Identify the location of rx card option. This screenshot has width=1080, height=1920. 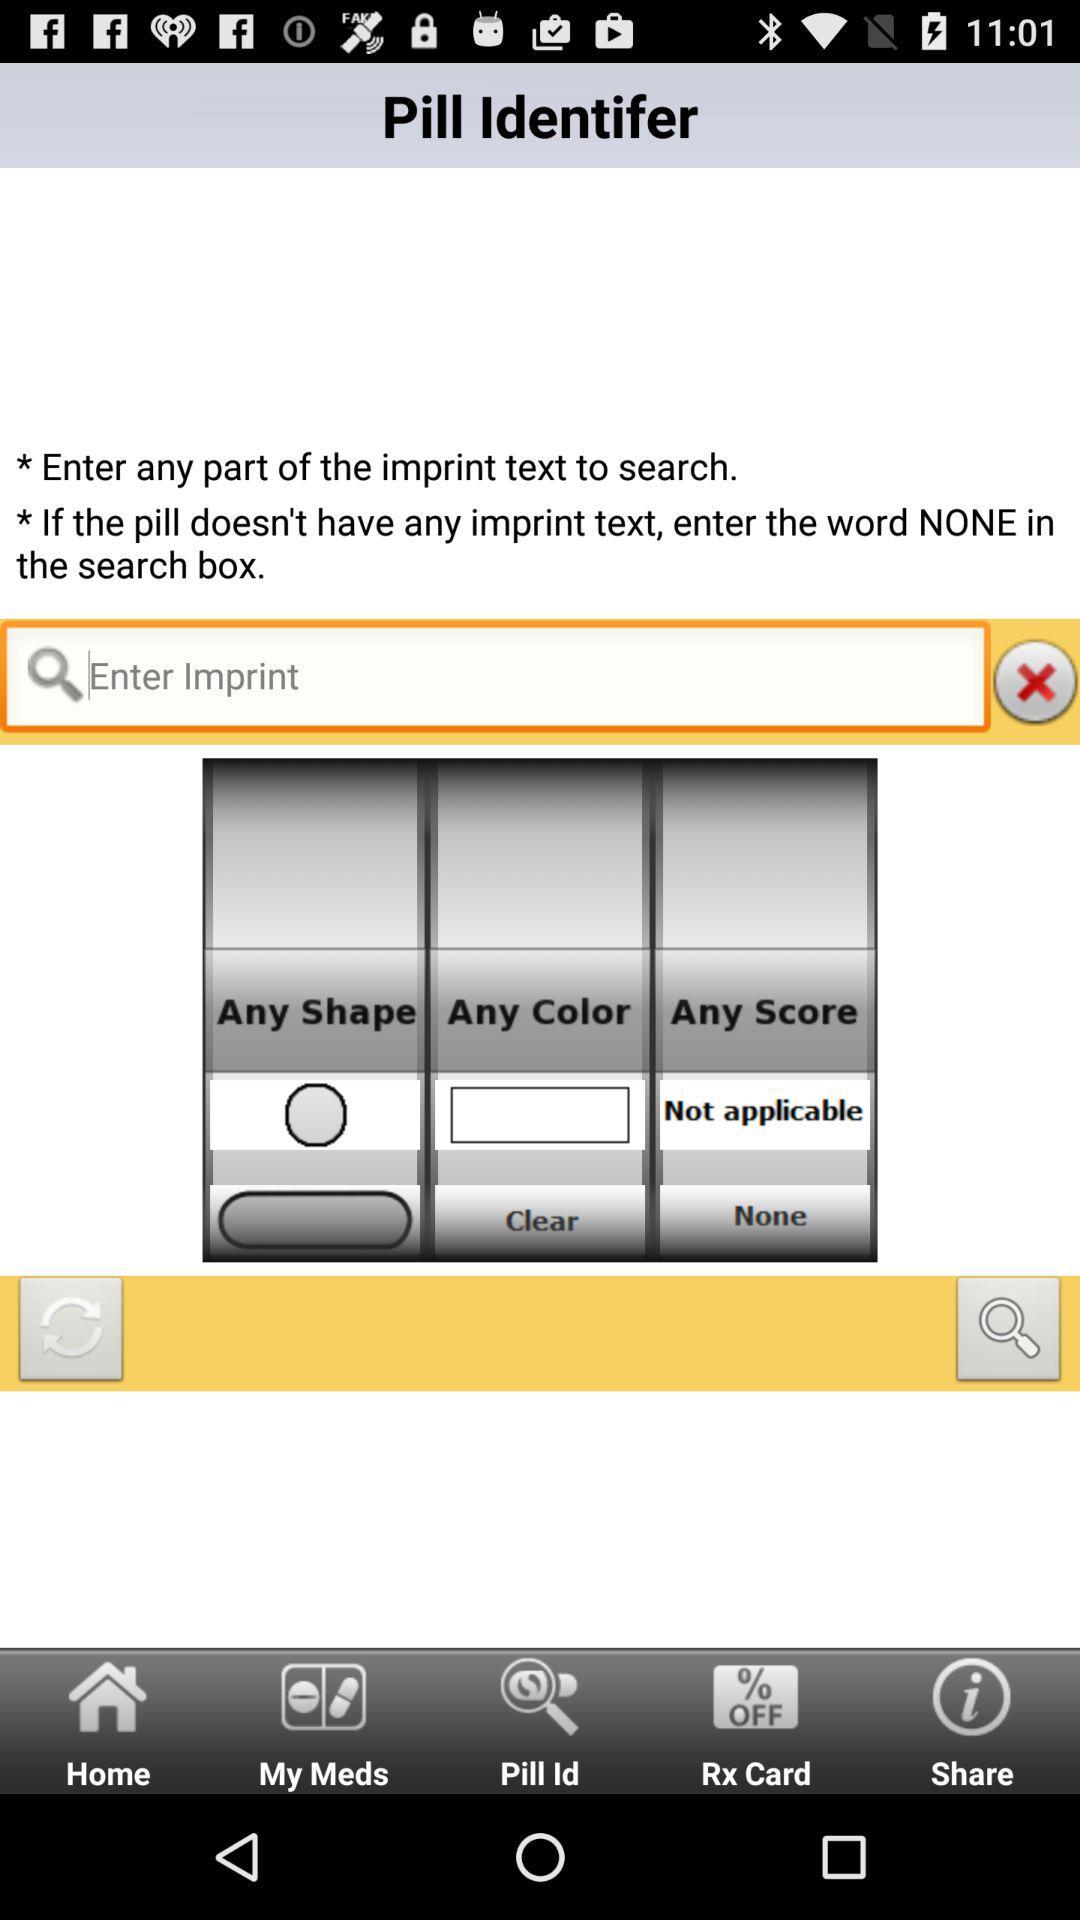
(756, 1720).